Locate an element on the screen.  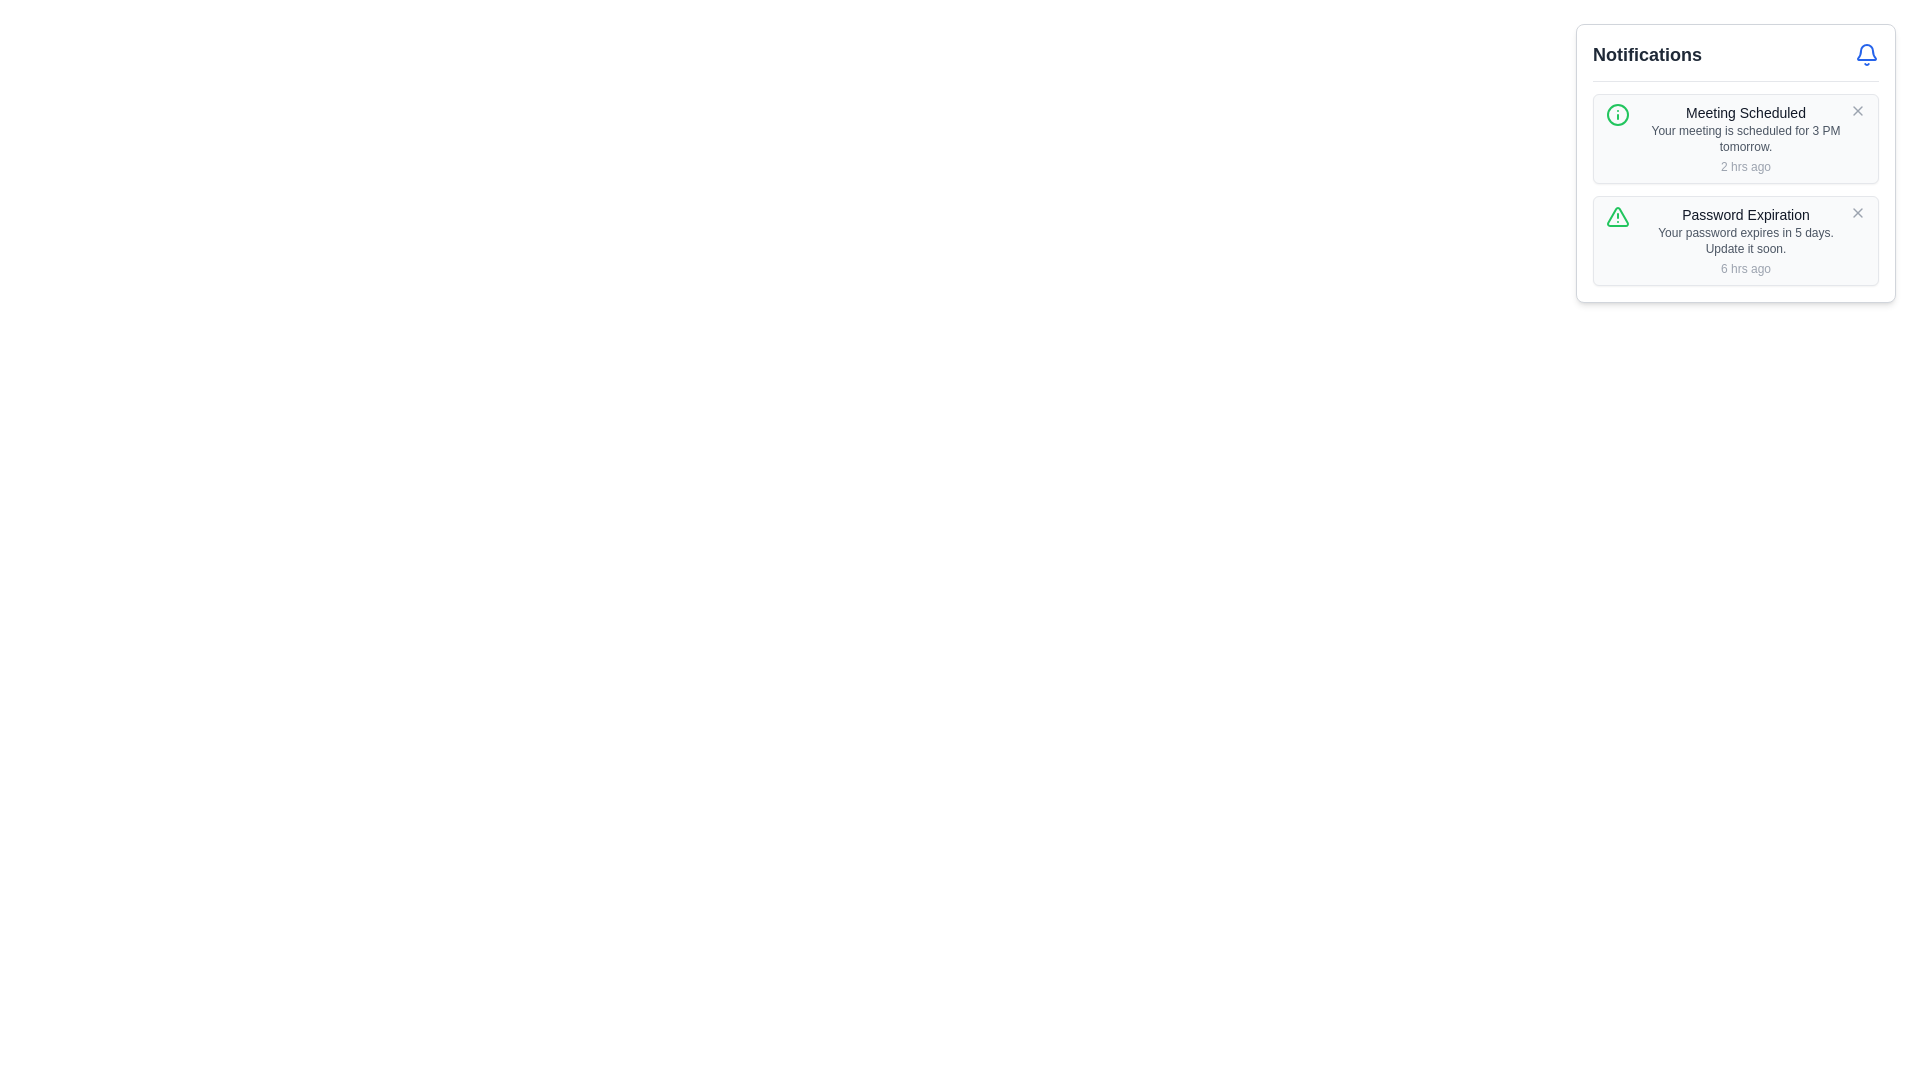
the small gray button with an 'X' icon located at the top-right corner of the notification entry titled 'Meeting Scheduled' to change its color to red is located at coordinates (1856, 111).